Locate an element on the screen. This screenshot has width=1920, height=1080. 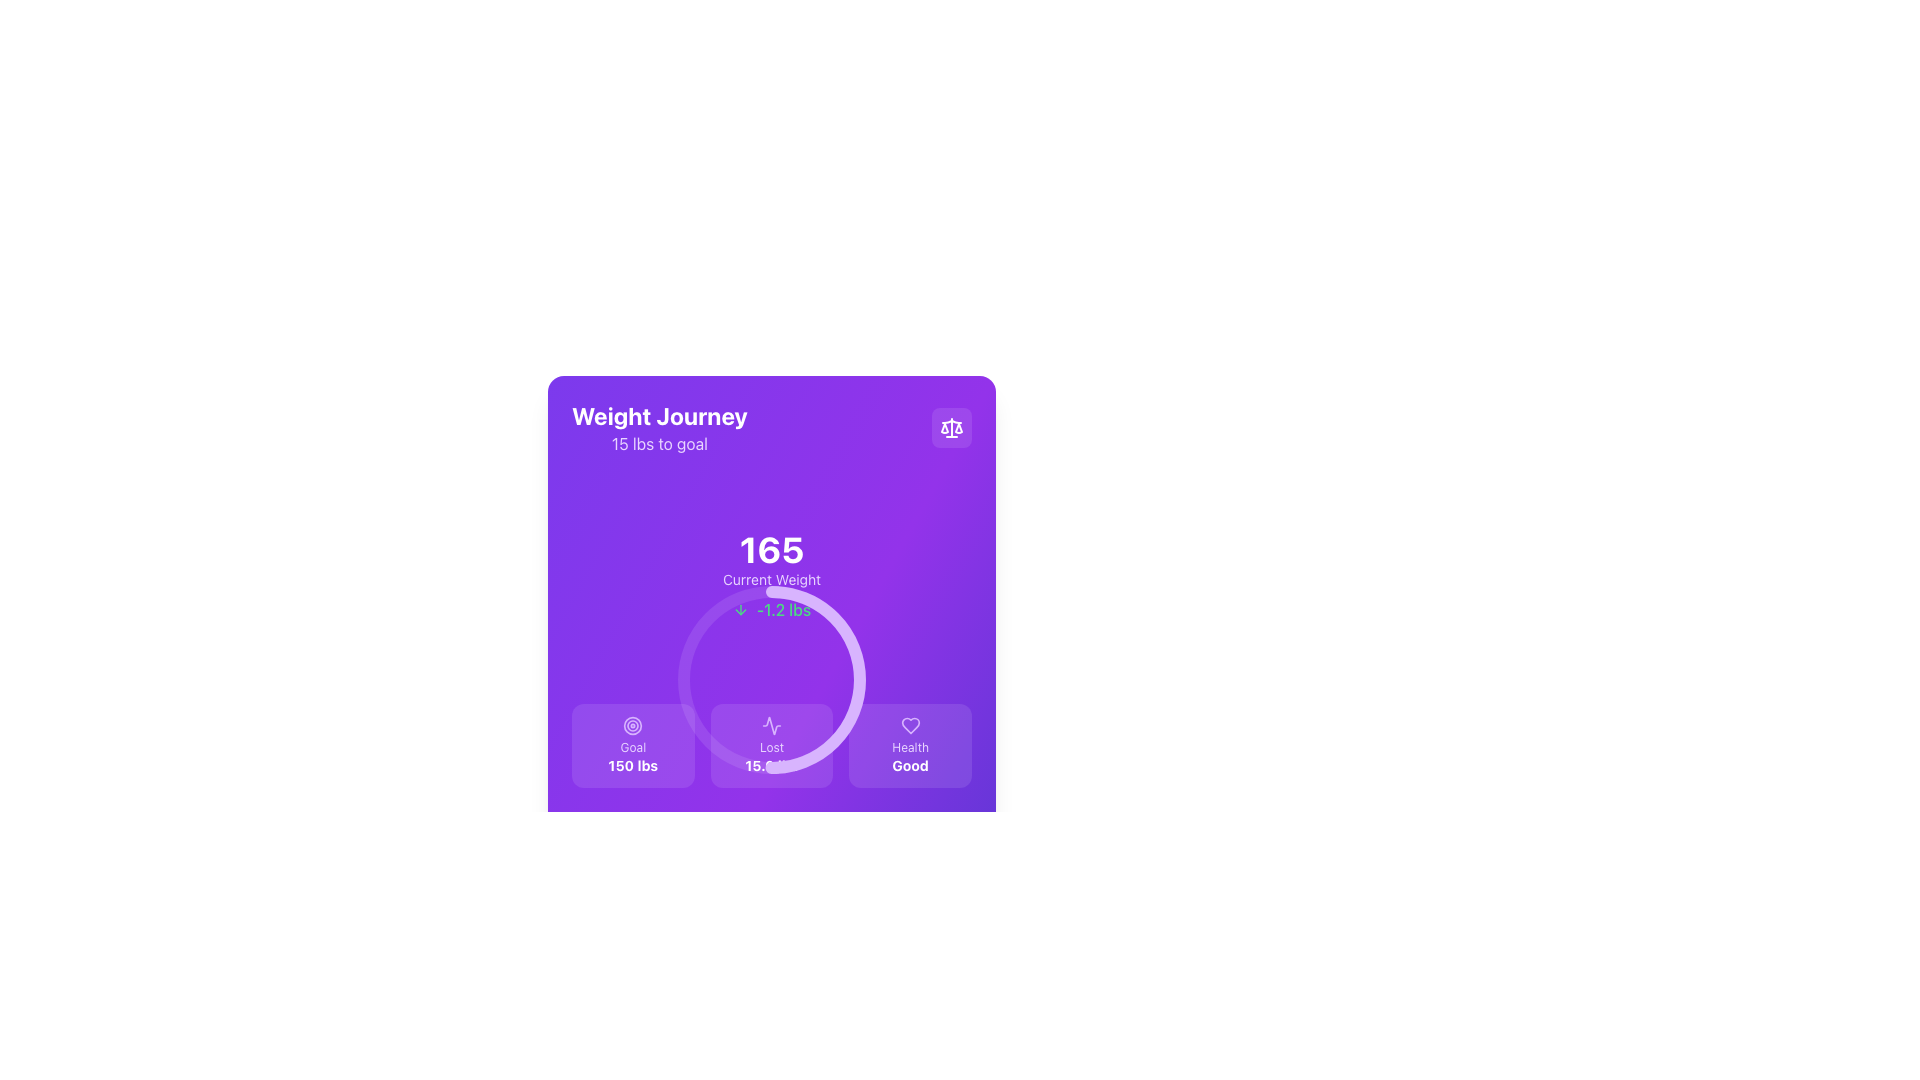
the 'Lost' icon, which is the central icon in a panel of three at the bottom of the card, positioned between the 'Goal' and 'Health' icons is located at coordinates (771, 725).